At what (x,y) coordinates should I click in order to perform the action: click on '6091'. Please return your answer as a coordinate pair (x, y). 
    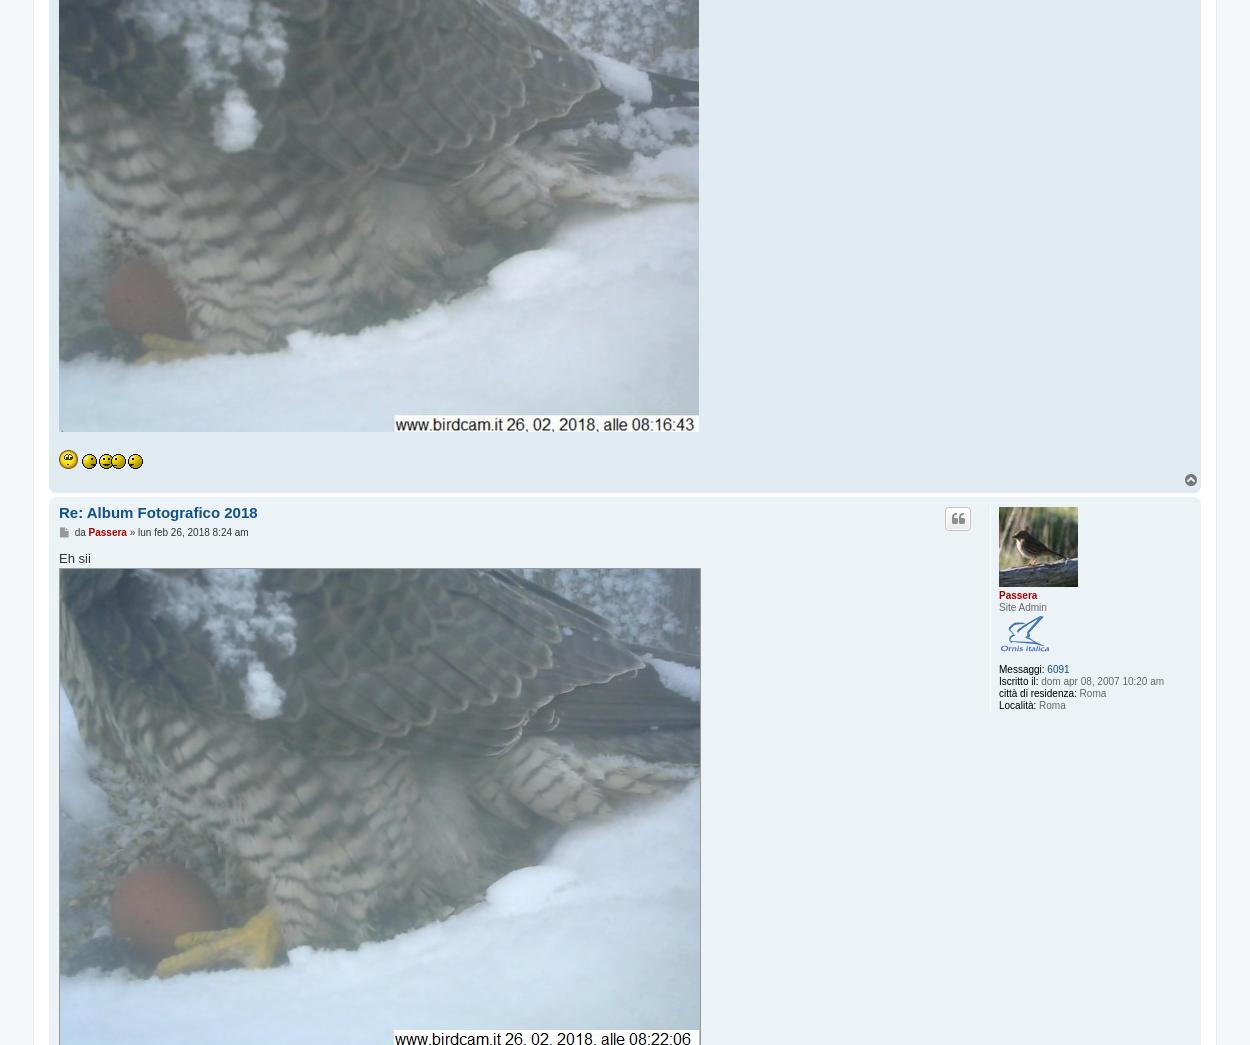
    Looking at the image, I should click on (1058, 668).